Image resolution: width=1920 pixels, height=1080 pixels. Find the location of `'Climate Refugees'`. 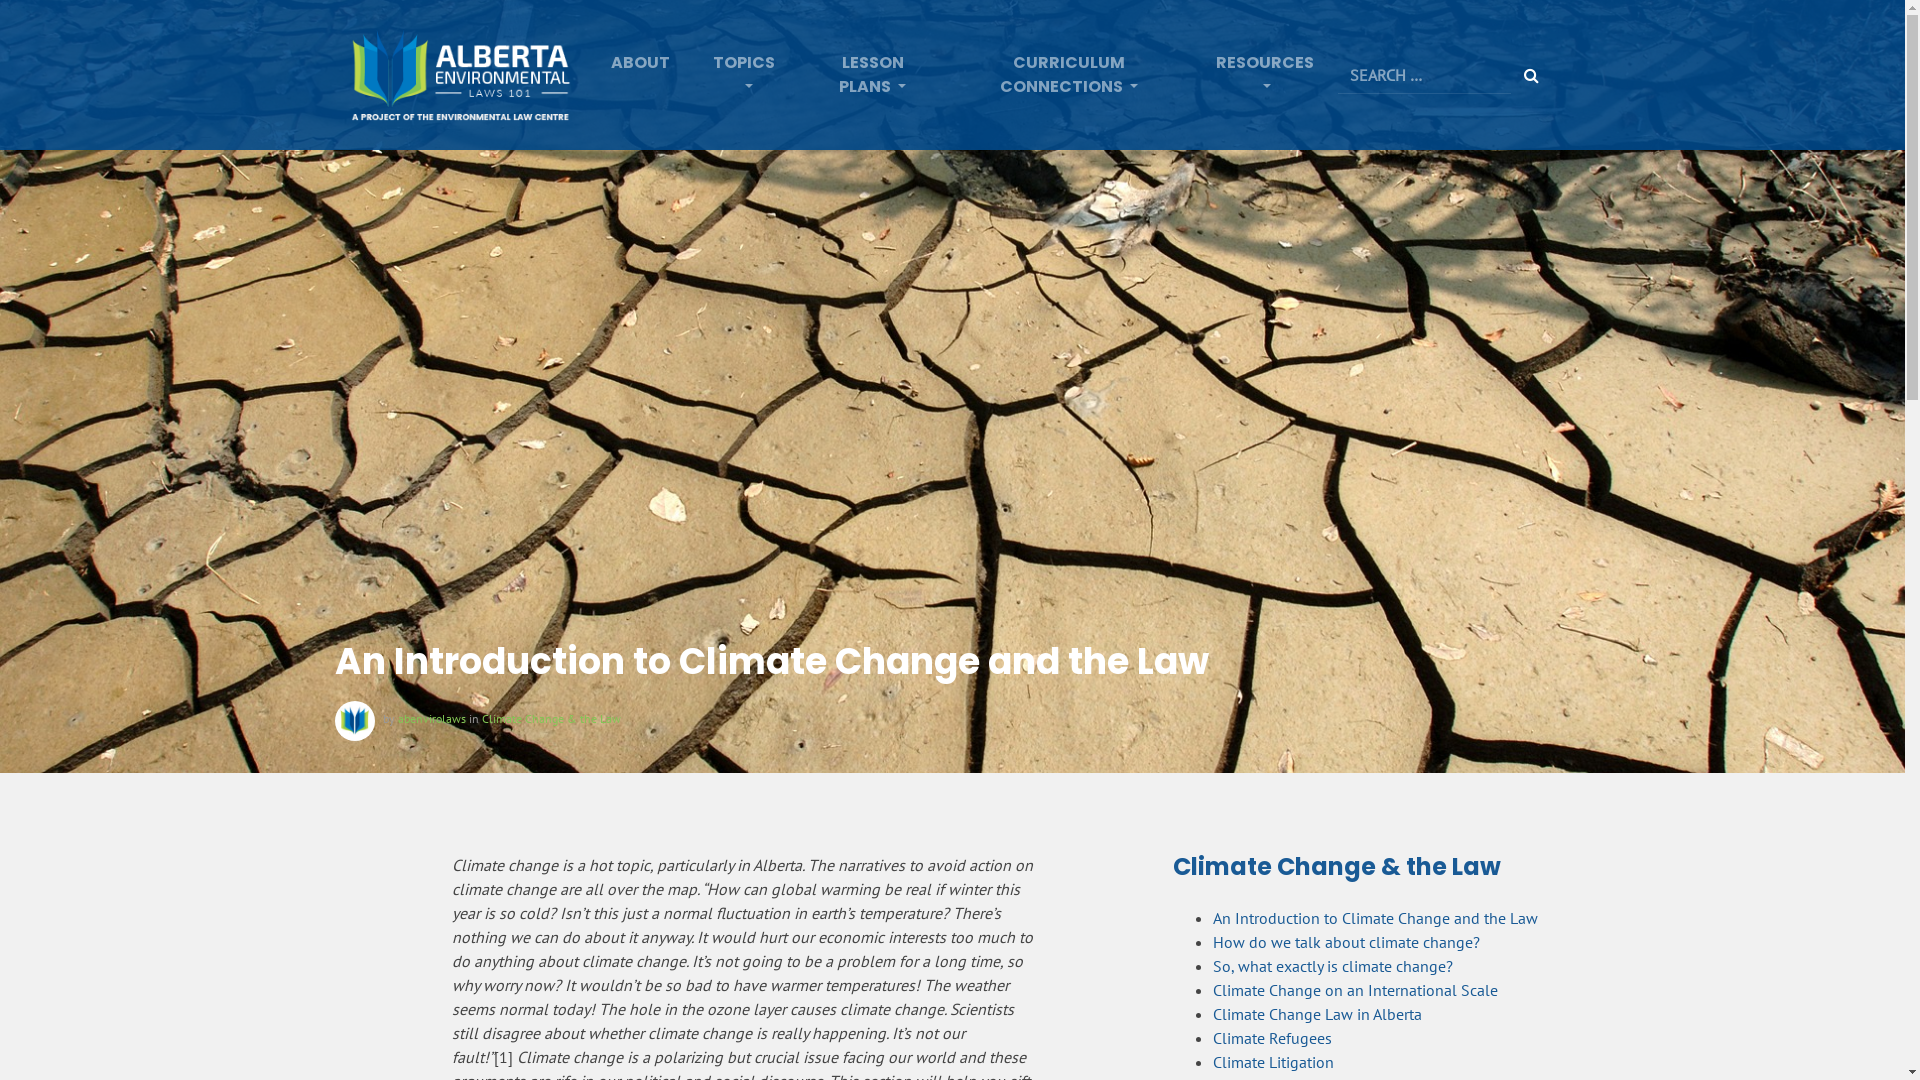

'Climate Refugees' is located at coordinates (1271, 1036).